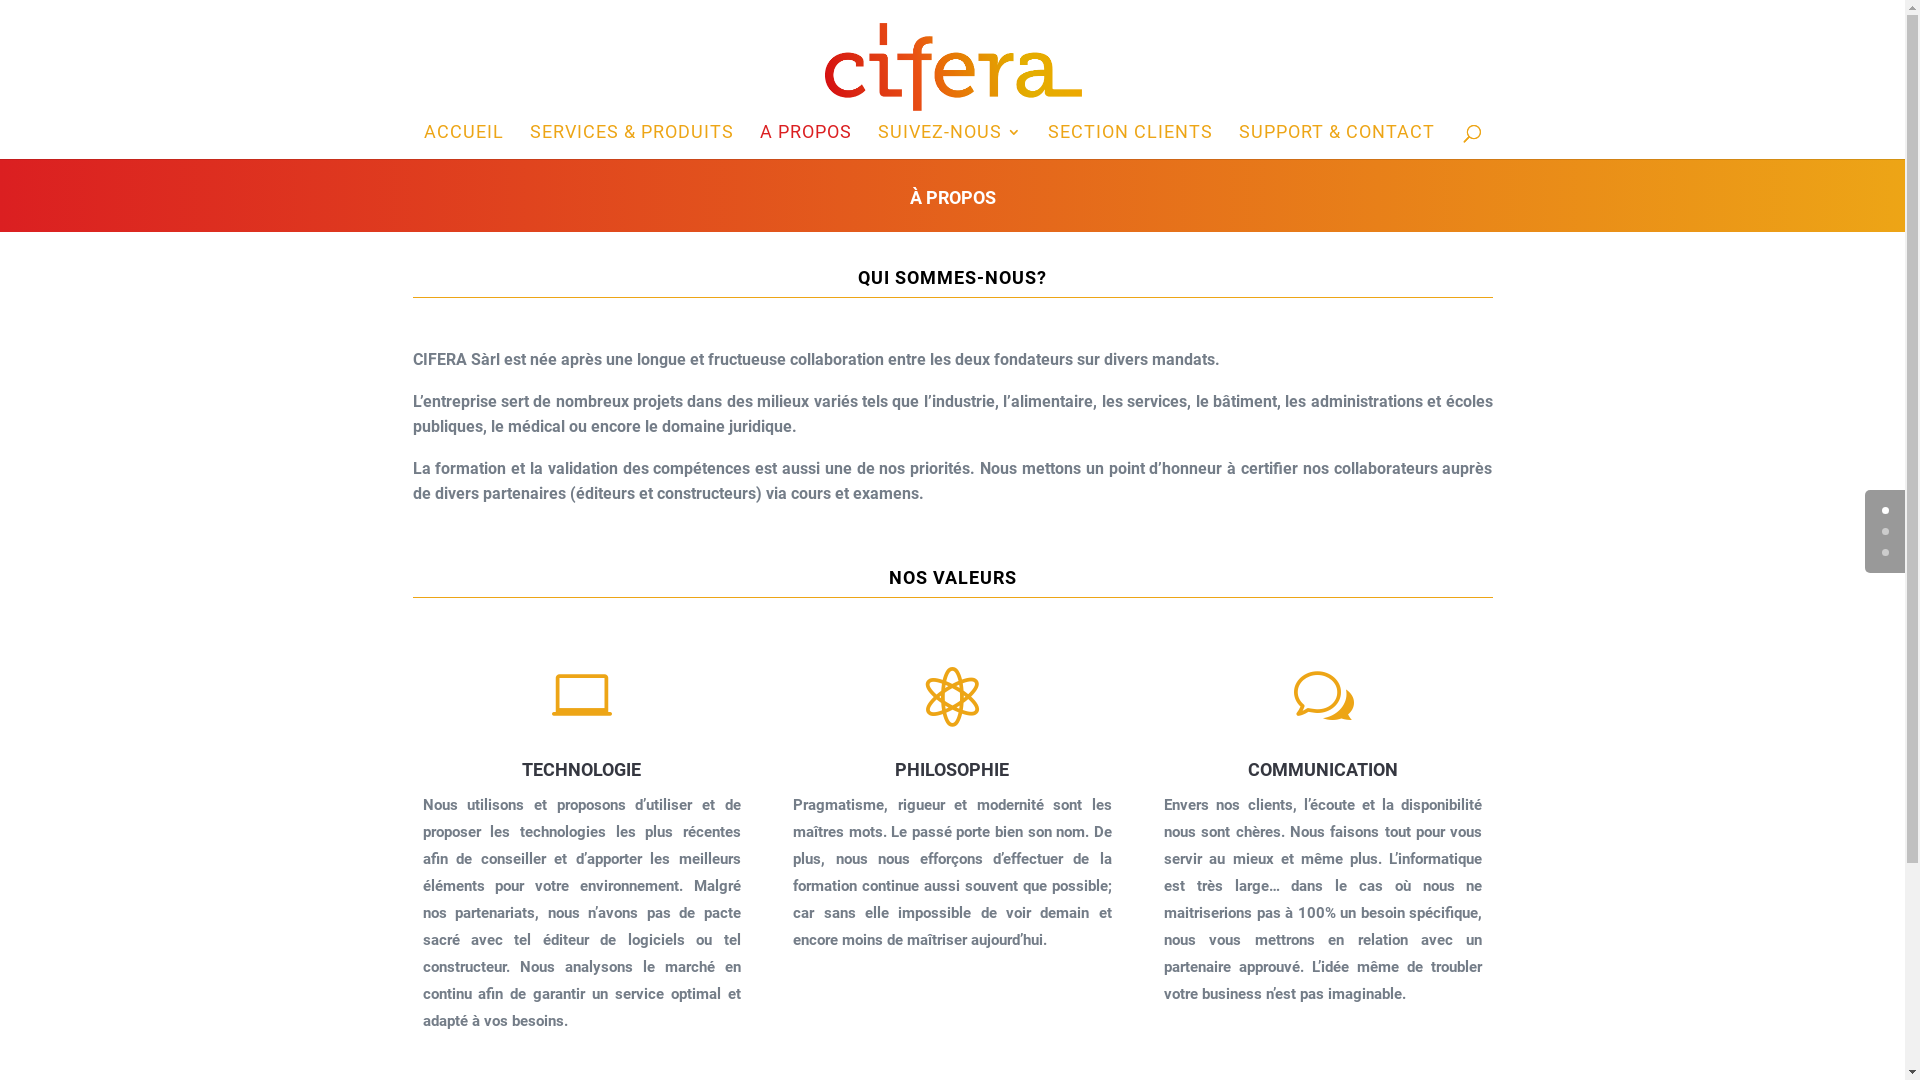 Image resolution: width=1920 pixels, height=1080 pixels. What do you see at coordinates (631, 141) in the screenshot?
I see `'SERVICES & PRODUITS'` at bounding box center [631, 141].